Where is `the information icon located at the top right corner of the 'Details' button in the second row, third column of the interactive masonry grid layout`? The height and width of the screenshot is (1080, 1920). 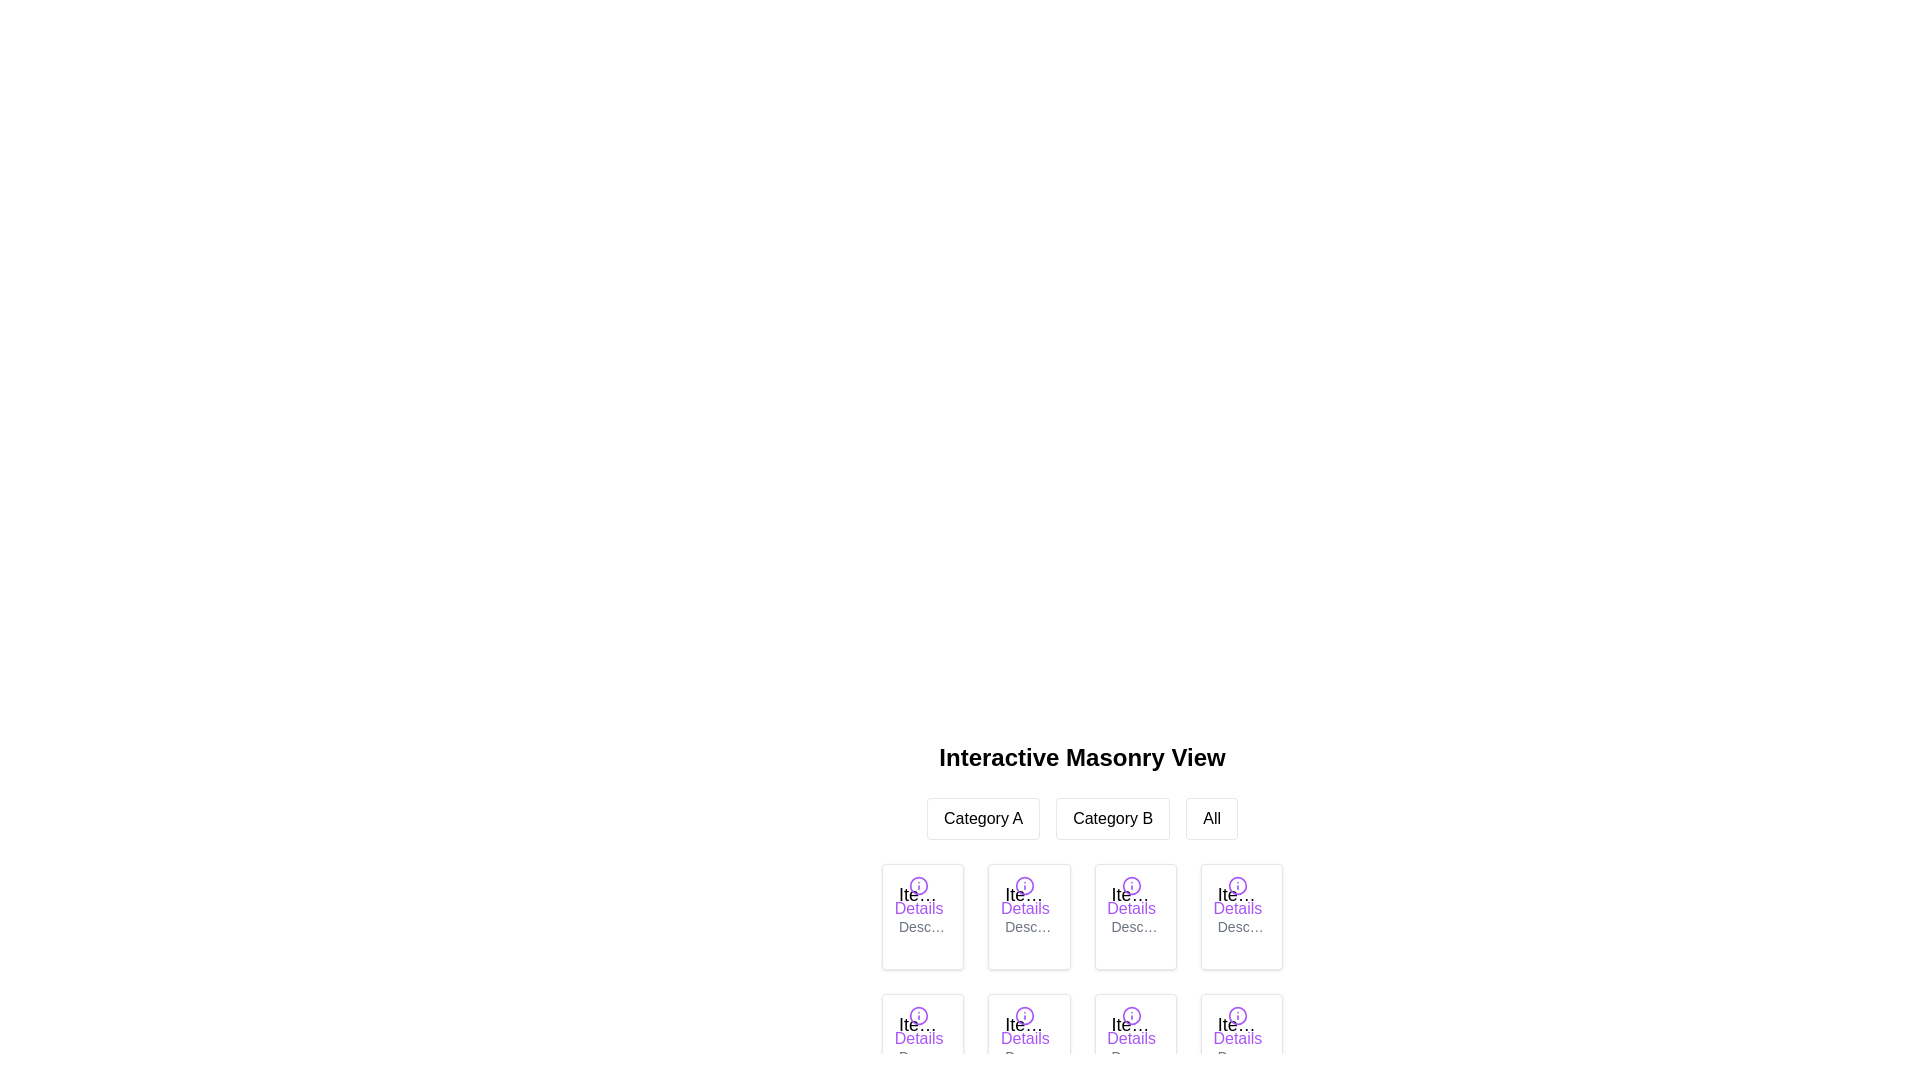
the information icon located at the top right corner of the 'Details' button in the second row, third column of the interactive masonry grid layout is located at coordinates (1131, 1015).